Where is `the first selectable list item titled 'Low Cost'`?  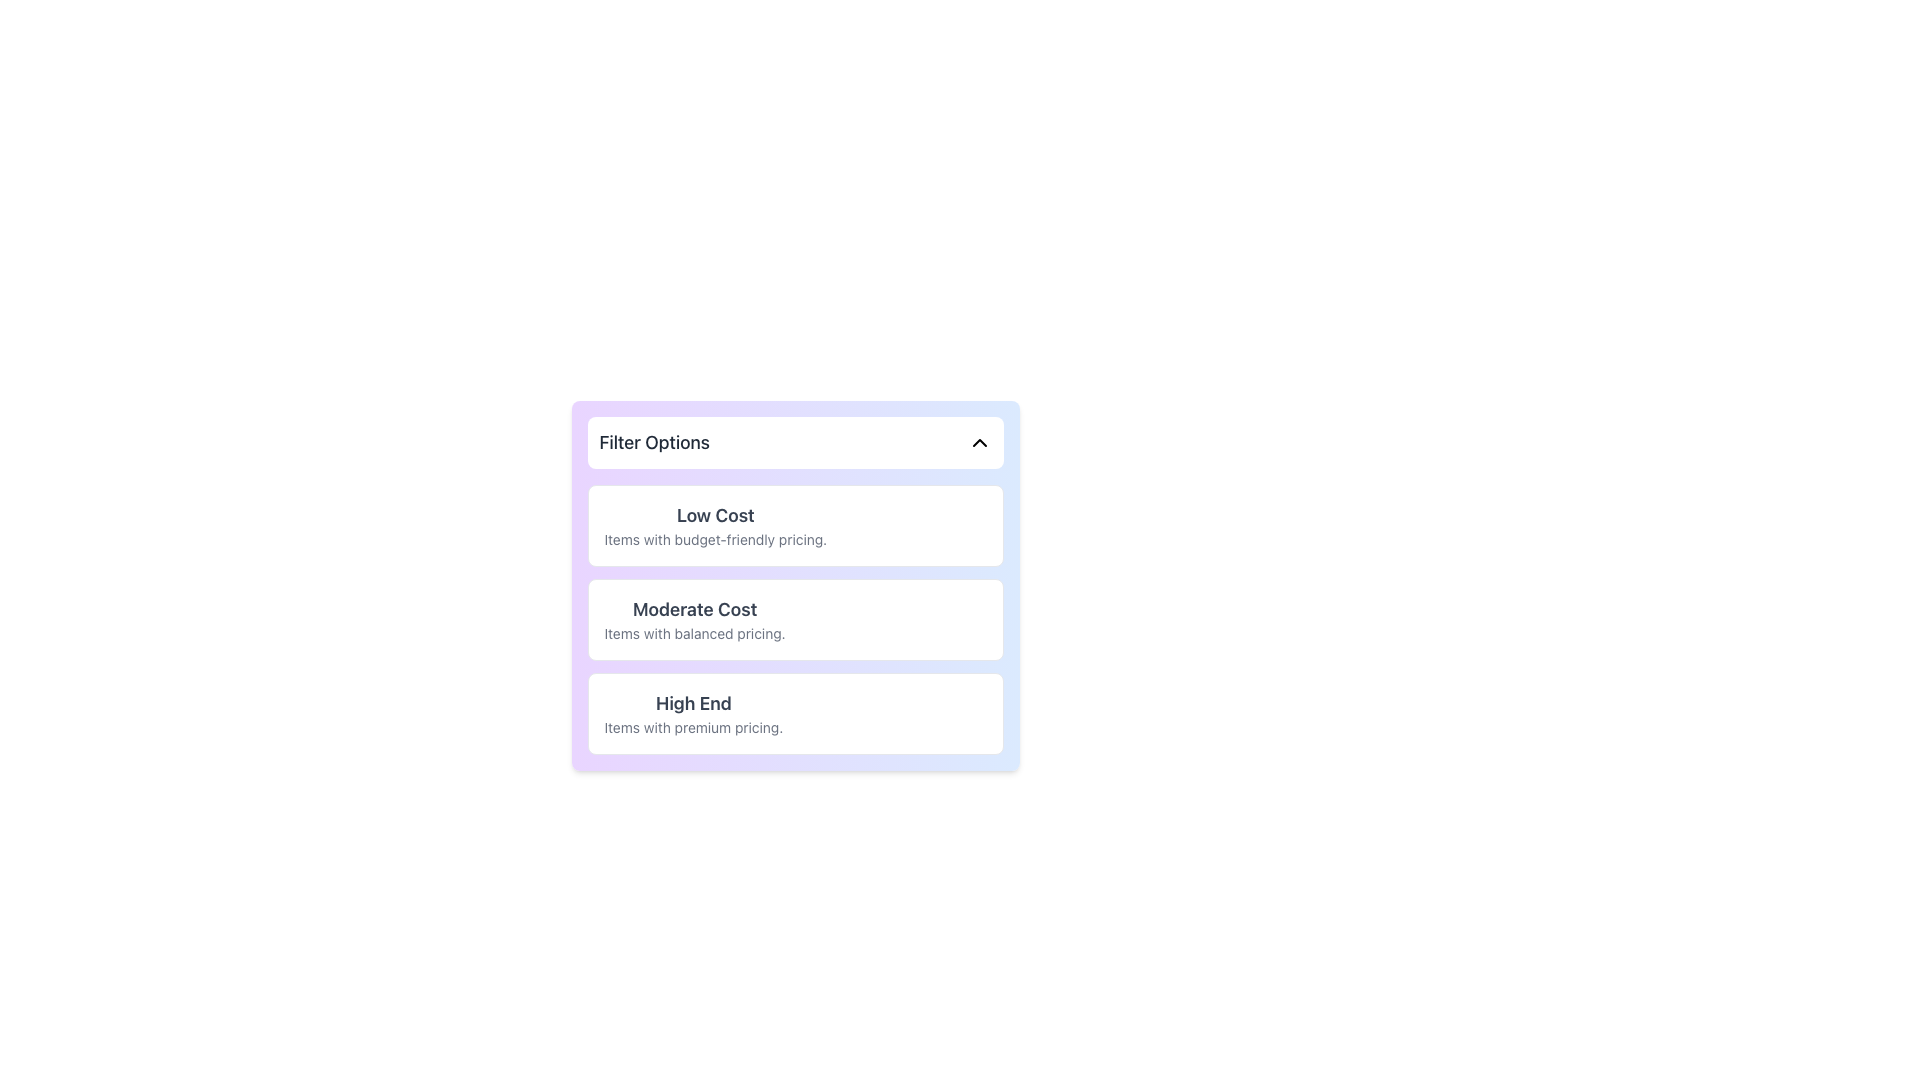
the first selectable list item titled 'Low Cost' is located at coordinates (715, 524).